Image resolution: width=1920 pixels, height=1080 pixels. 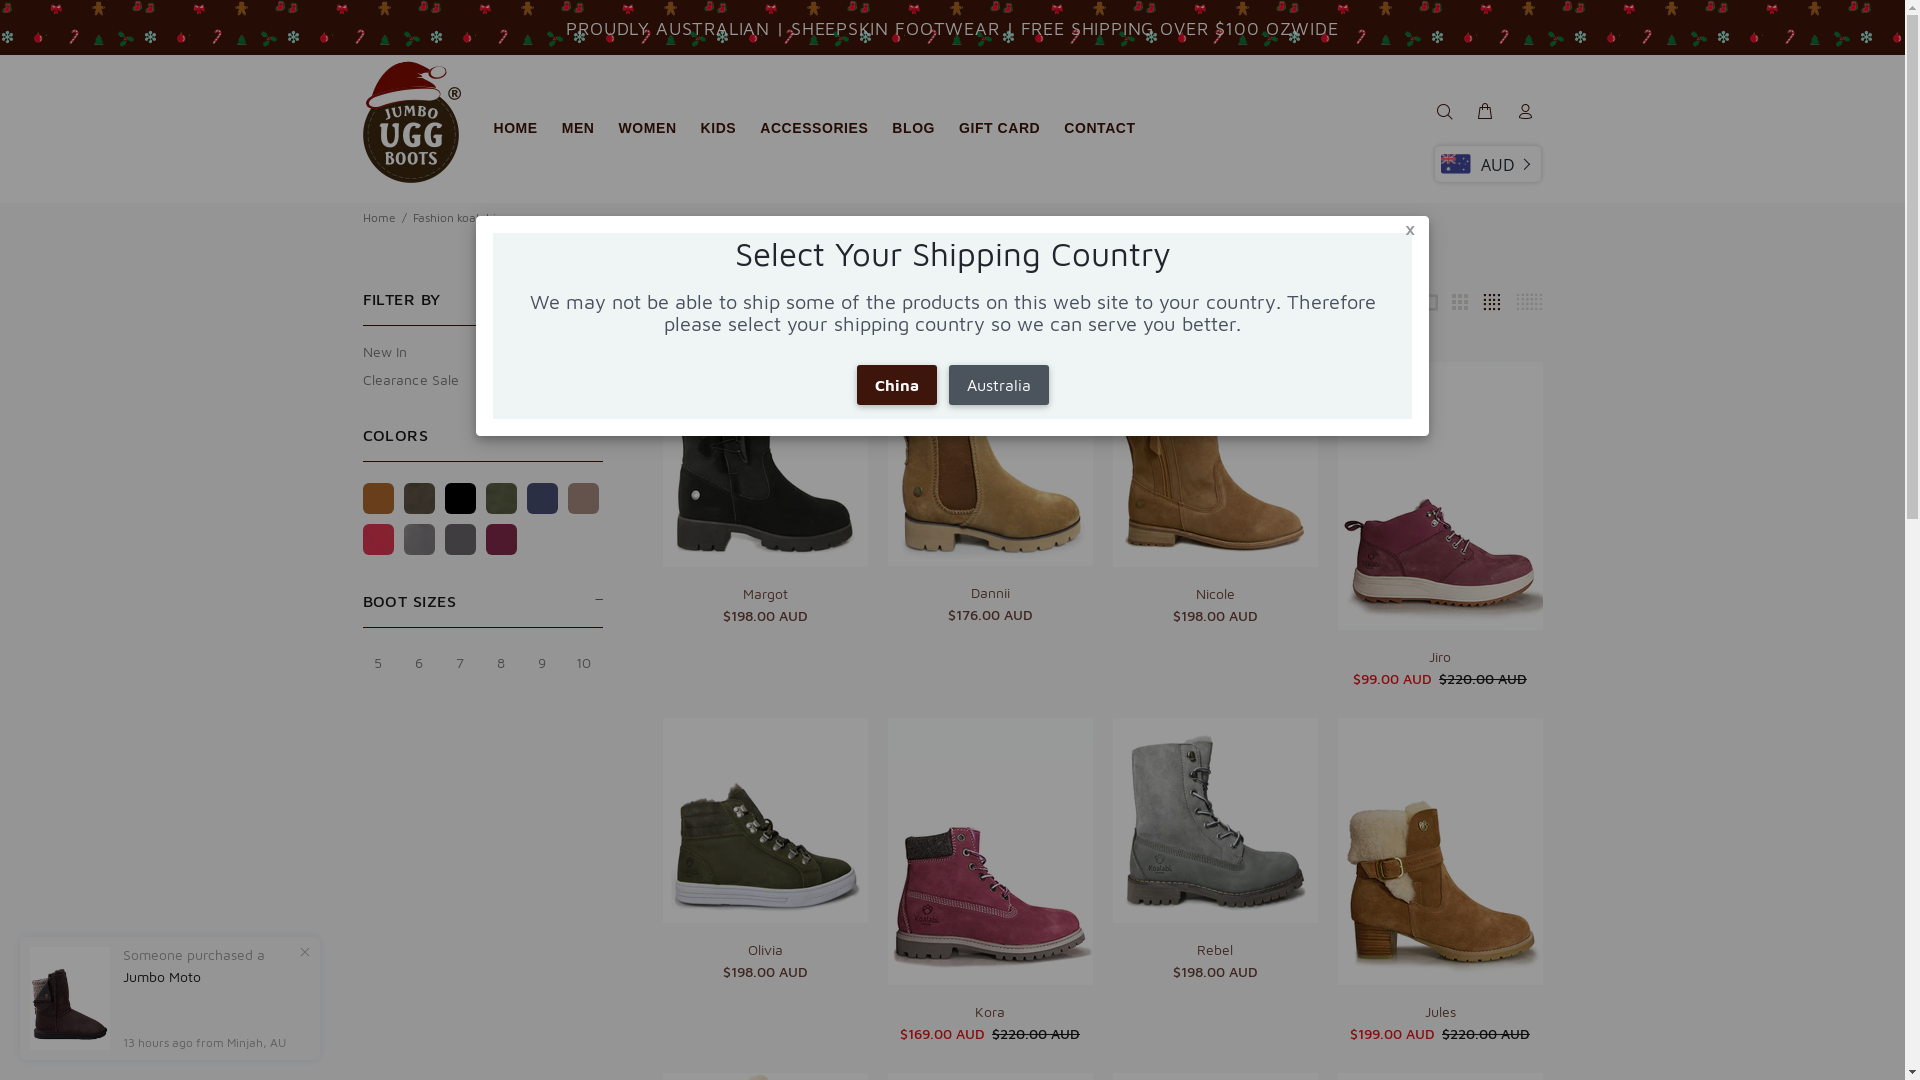 I want to click on 'Khaki', so click(x=485, y=496).